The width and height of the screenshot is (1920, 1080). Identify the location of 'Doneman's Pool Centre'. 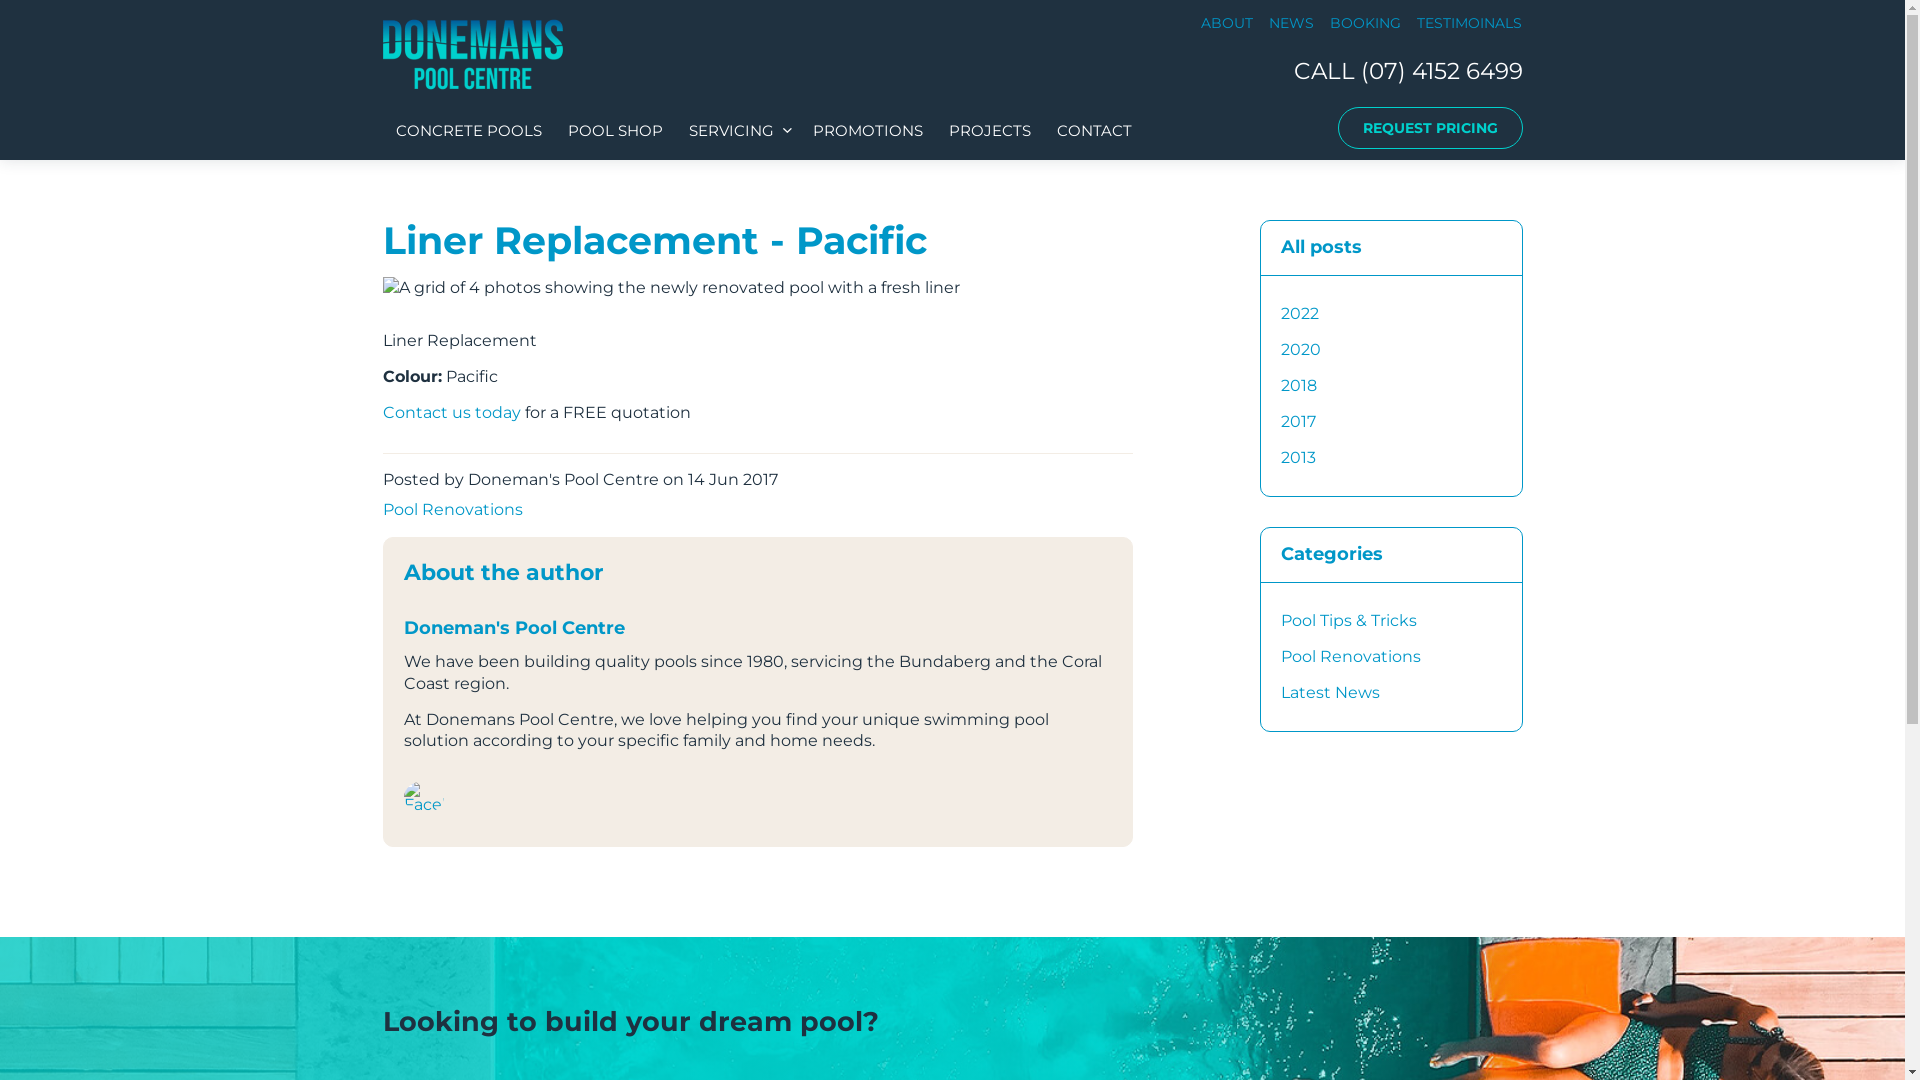
(470, 53).